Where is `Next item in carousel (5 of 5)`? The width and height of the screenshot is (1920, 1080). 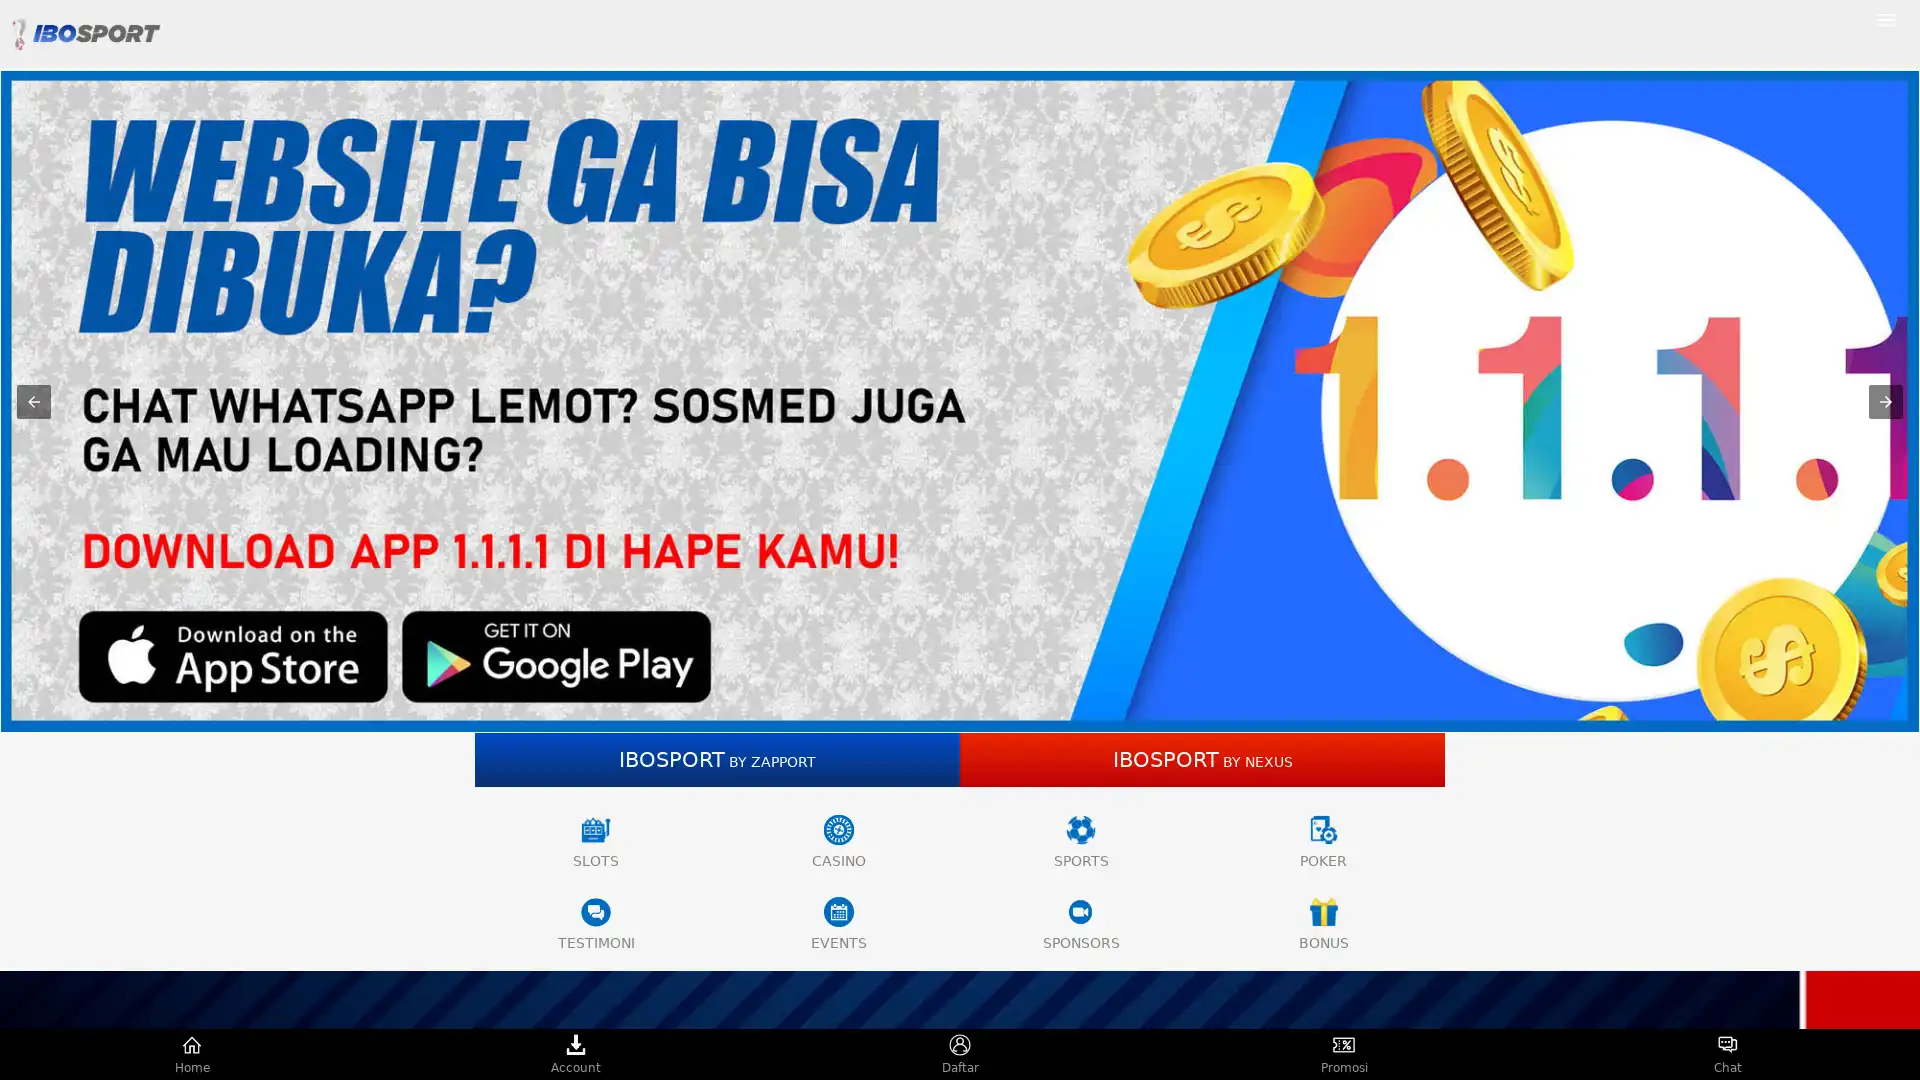 Next item in carousel (5 of 5) is located at coordinates (1885, 401).